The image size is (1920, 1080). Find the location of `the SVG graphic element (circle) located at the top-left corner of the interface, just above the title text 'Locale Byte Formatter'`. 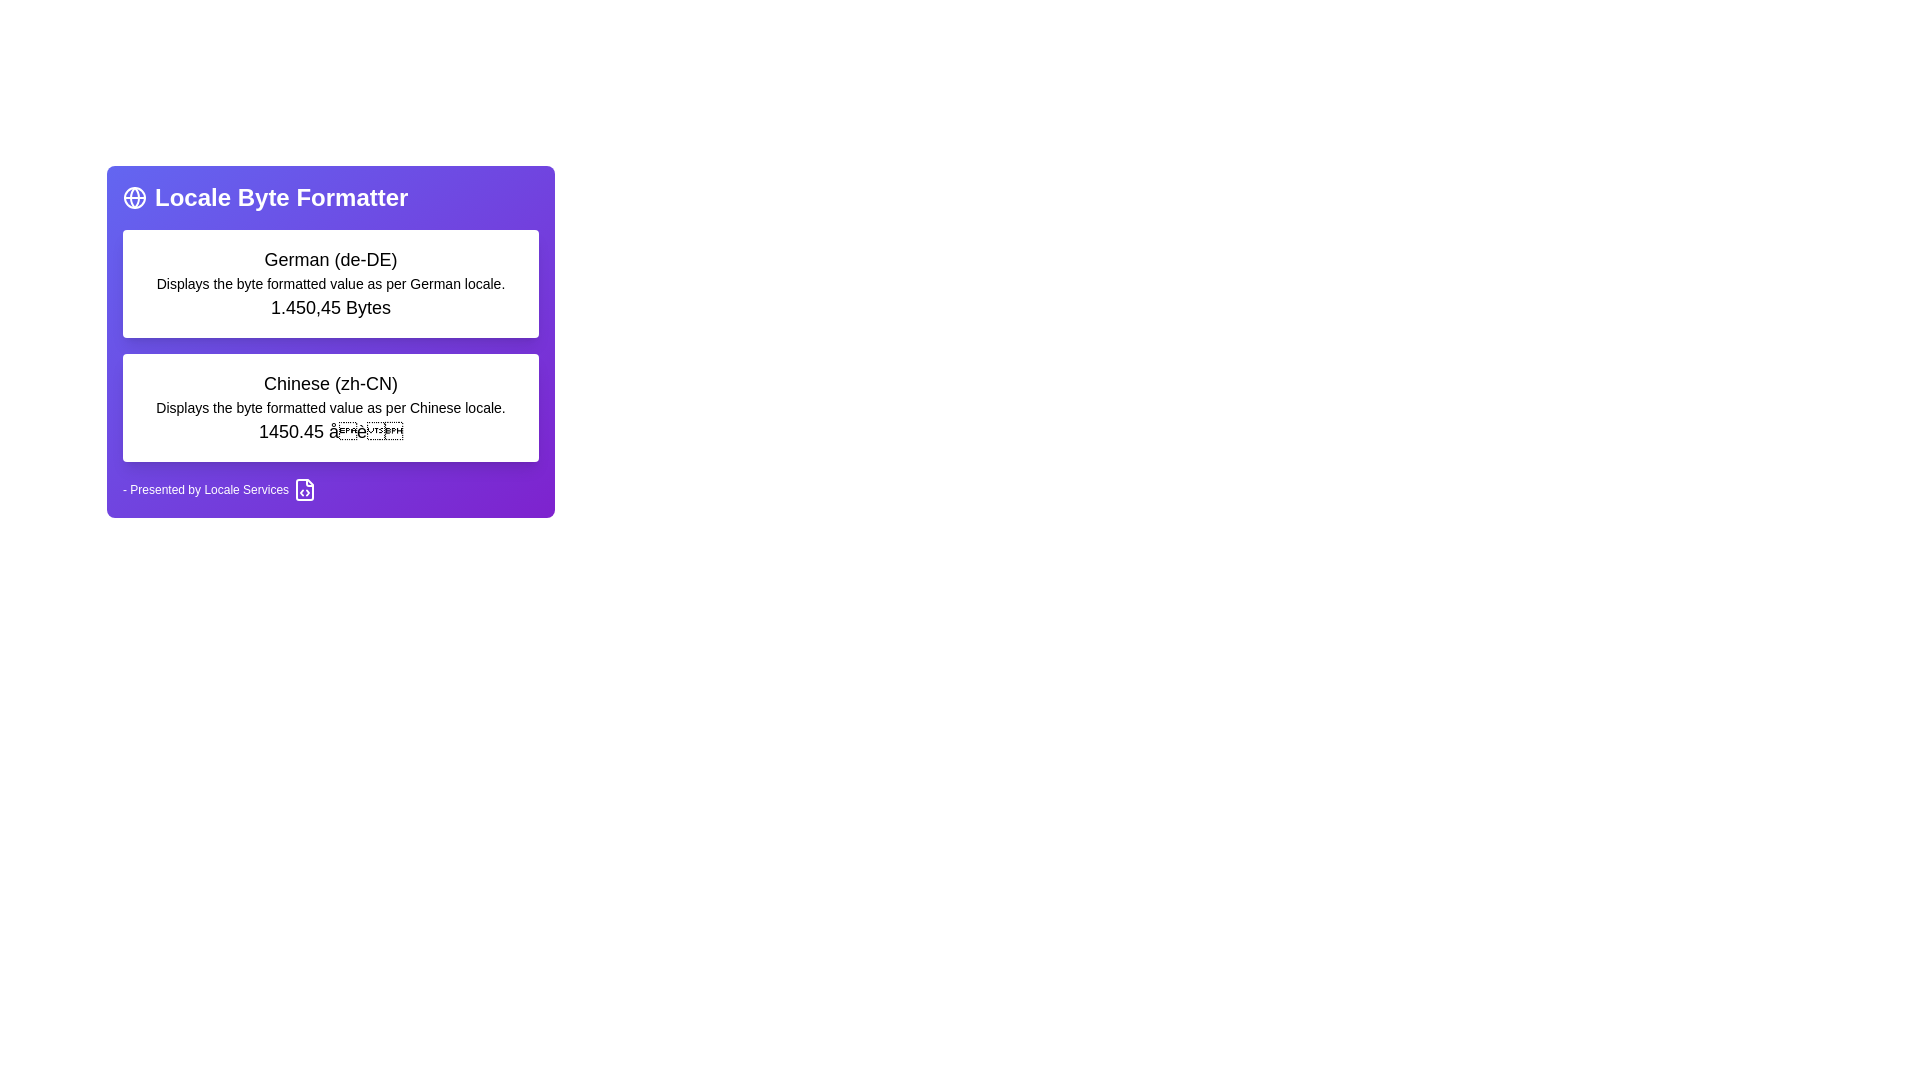

the SVG graphic element (circle) located at the top-left corner of the interface, just above the title text 'Locale Byte Formatter' is located at coordinates (133, 197).